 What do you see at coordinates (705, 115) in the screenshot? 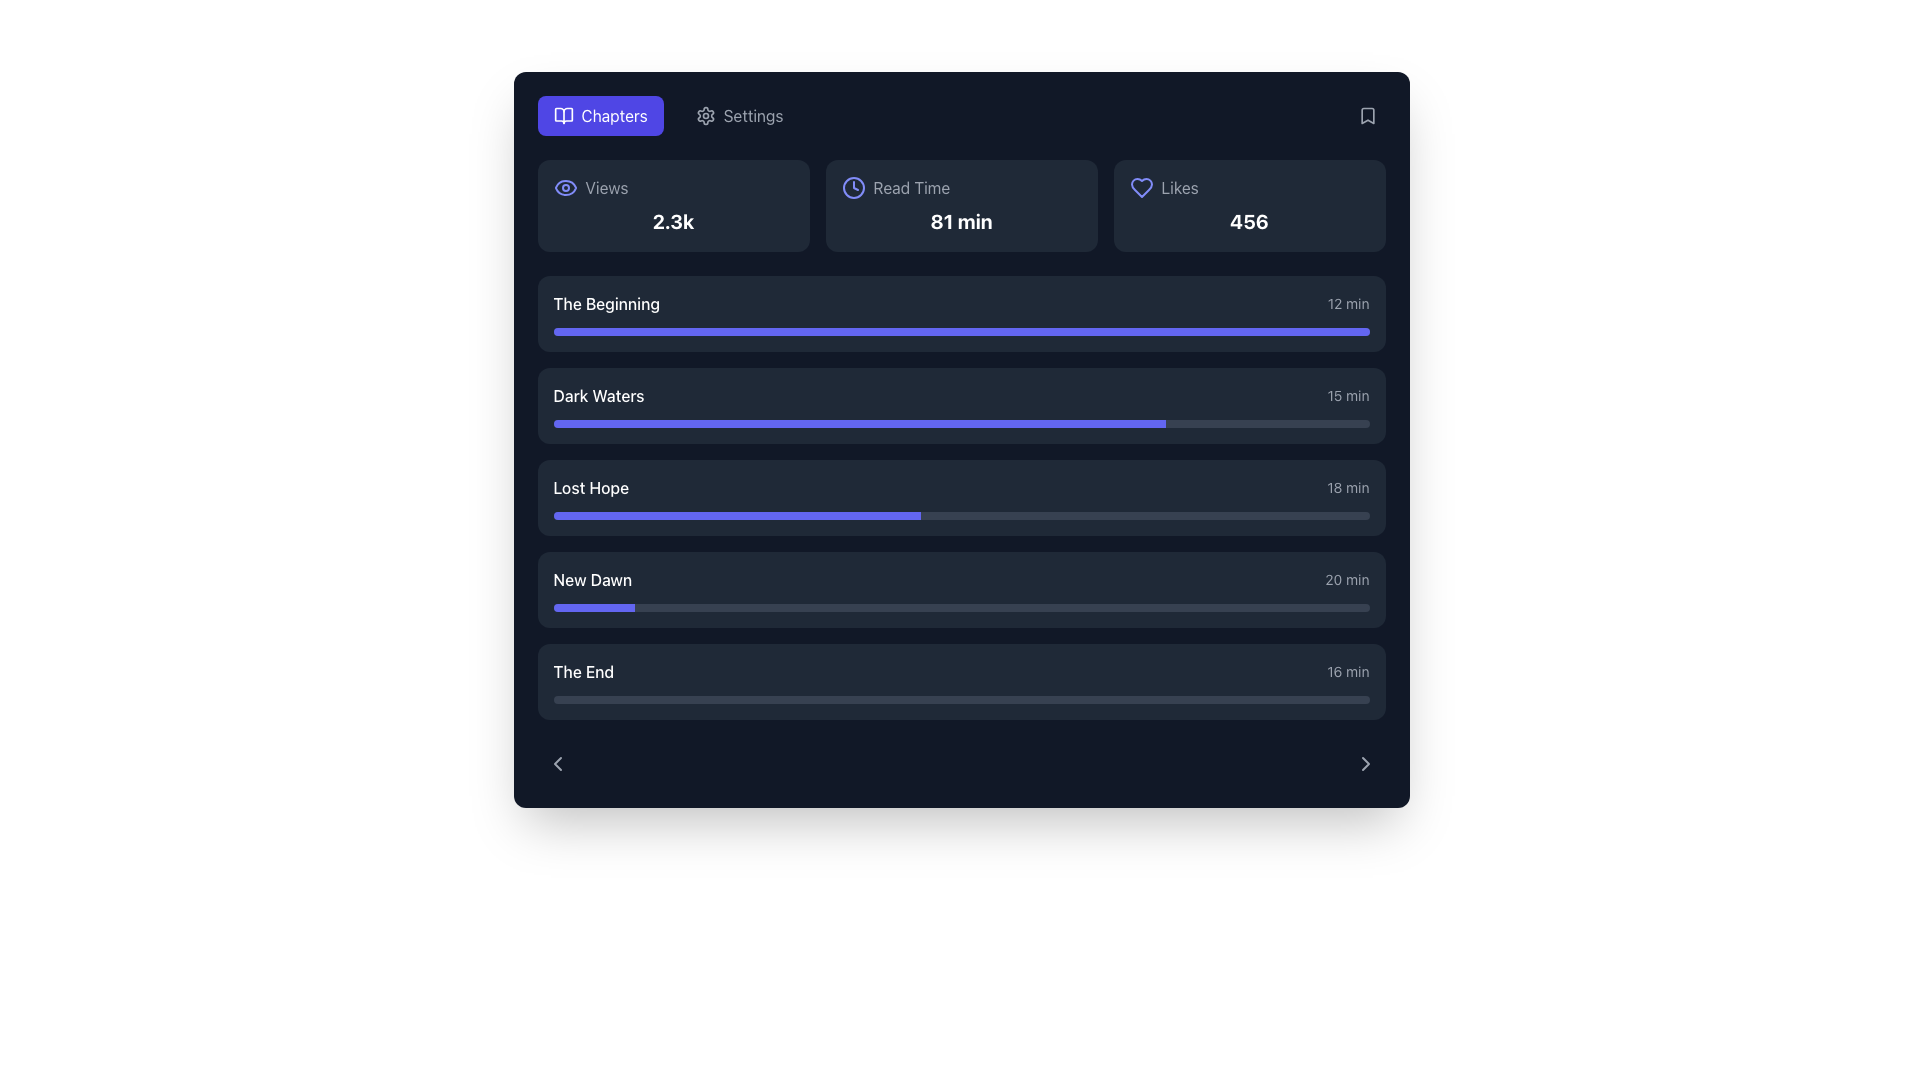
I see `the settings SVG icon positioned` at bounding box center [705, 115].